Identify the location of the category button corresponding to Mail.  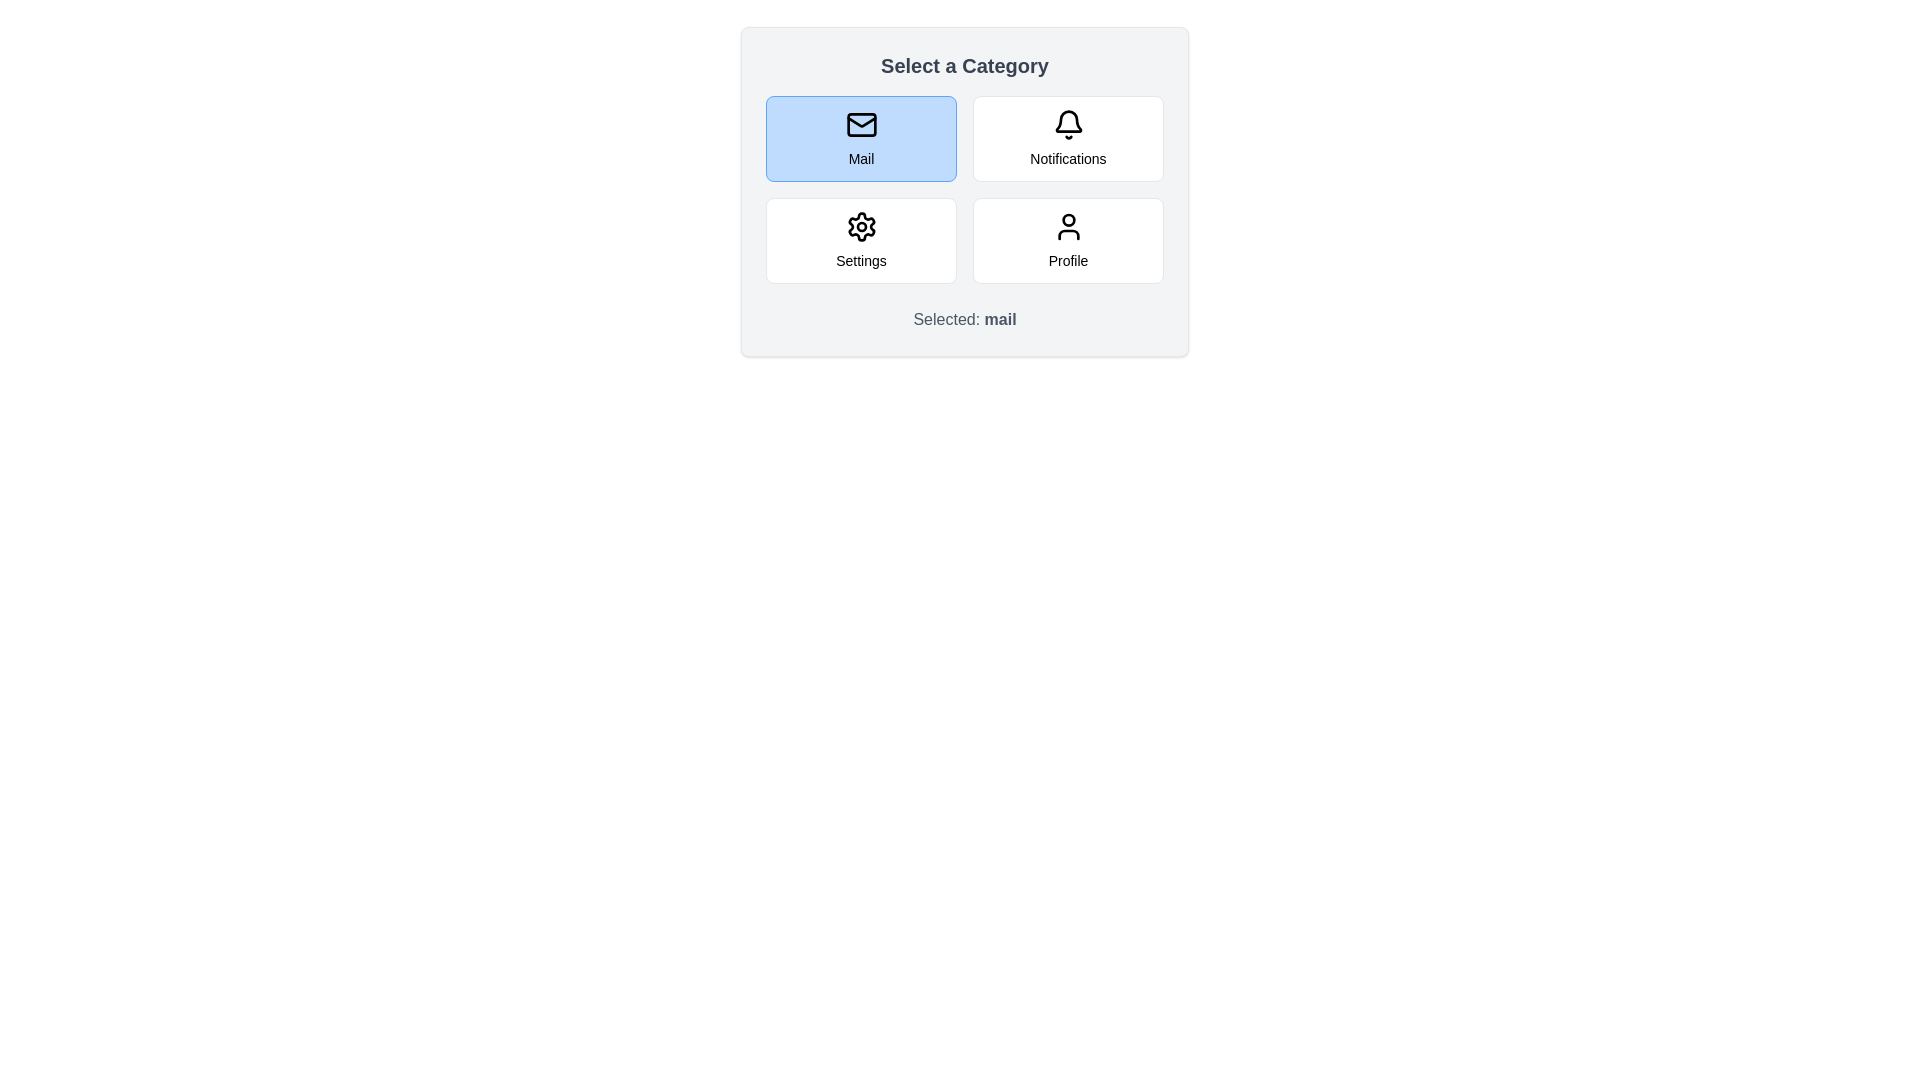
(861, 137).